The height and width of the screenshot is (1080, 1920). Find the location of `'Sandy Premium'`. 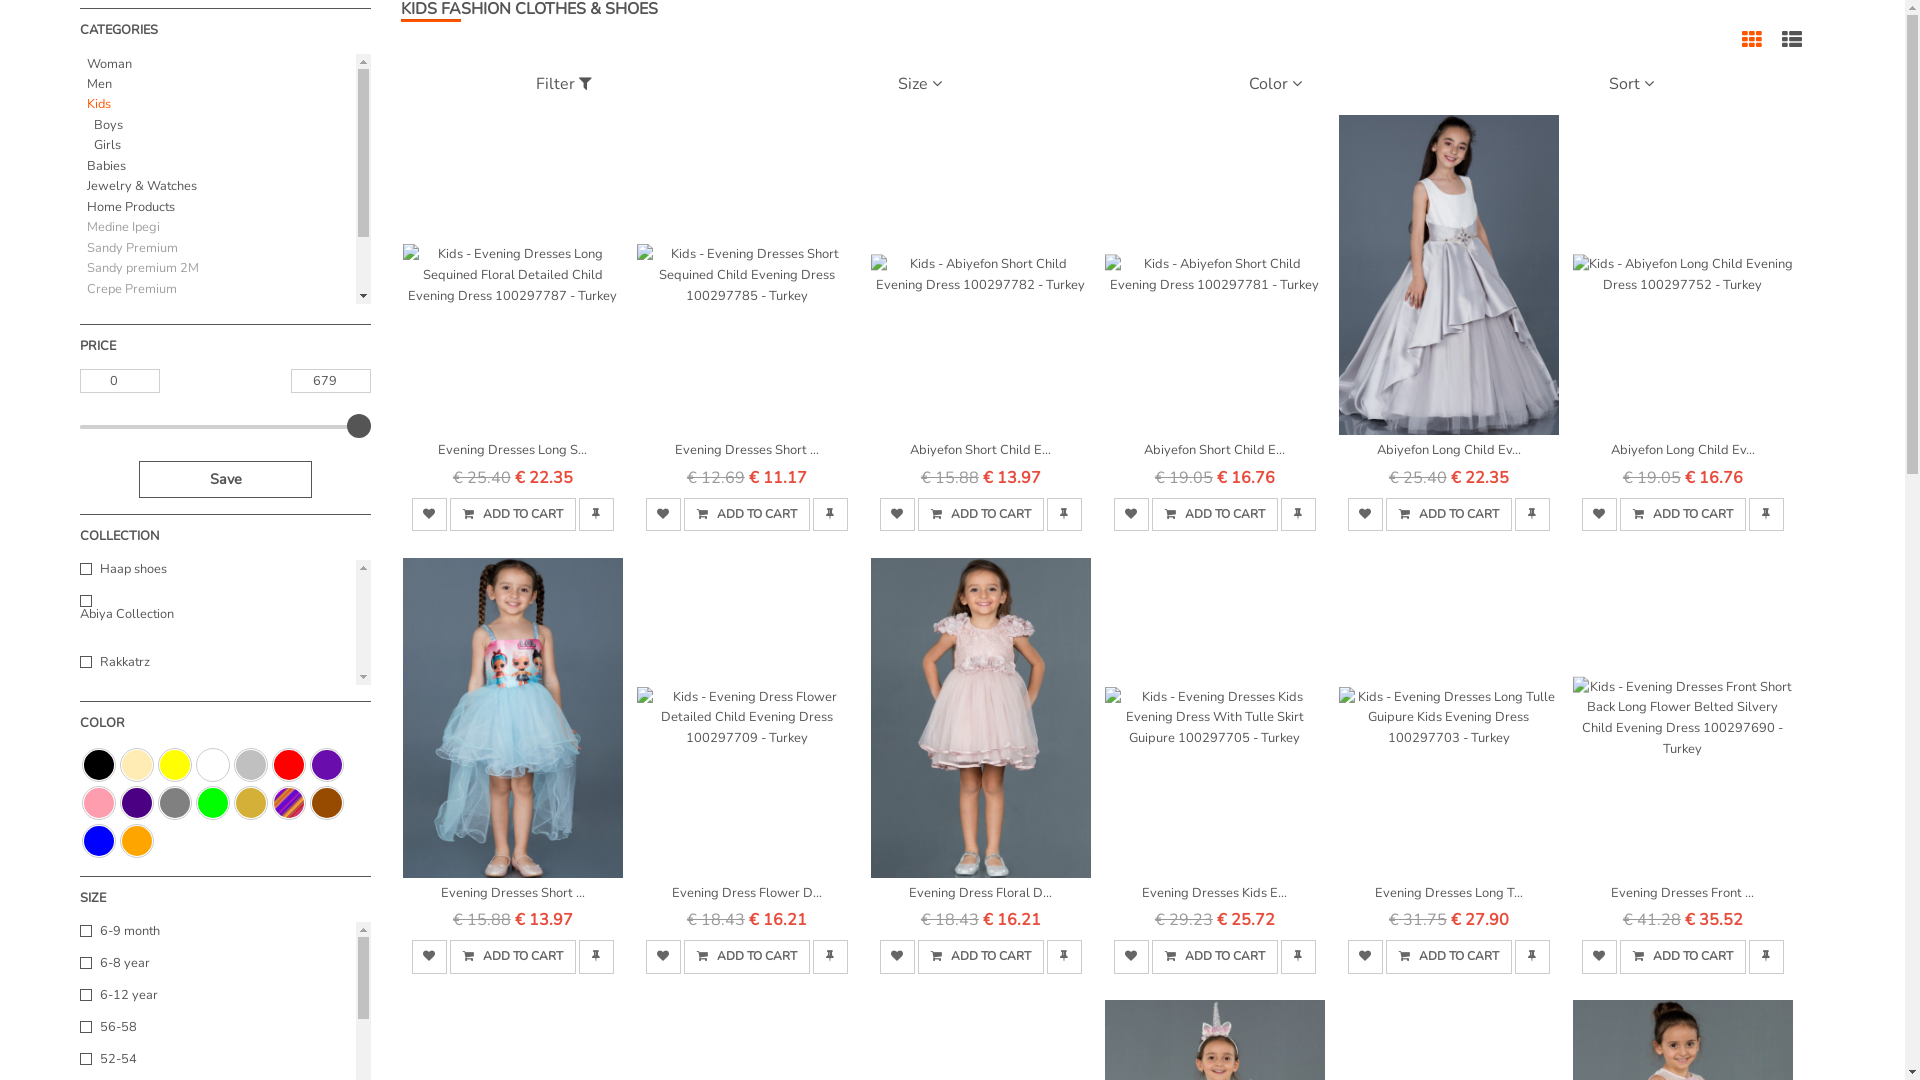

'Sandy Premium' is located at coordinates (130, 246).